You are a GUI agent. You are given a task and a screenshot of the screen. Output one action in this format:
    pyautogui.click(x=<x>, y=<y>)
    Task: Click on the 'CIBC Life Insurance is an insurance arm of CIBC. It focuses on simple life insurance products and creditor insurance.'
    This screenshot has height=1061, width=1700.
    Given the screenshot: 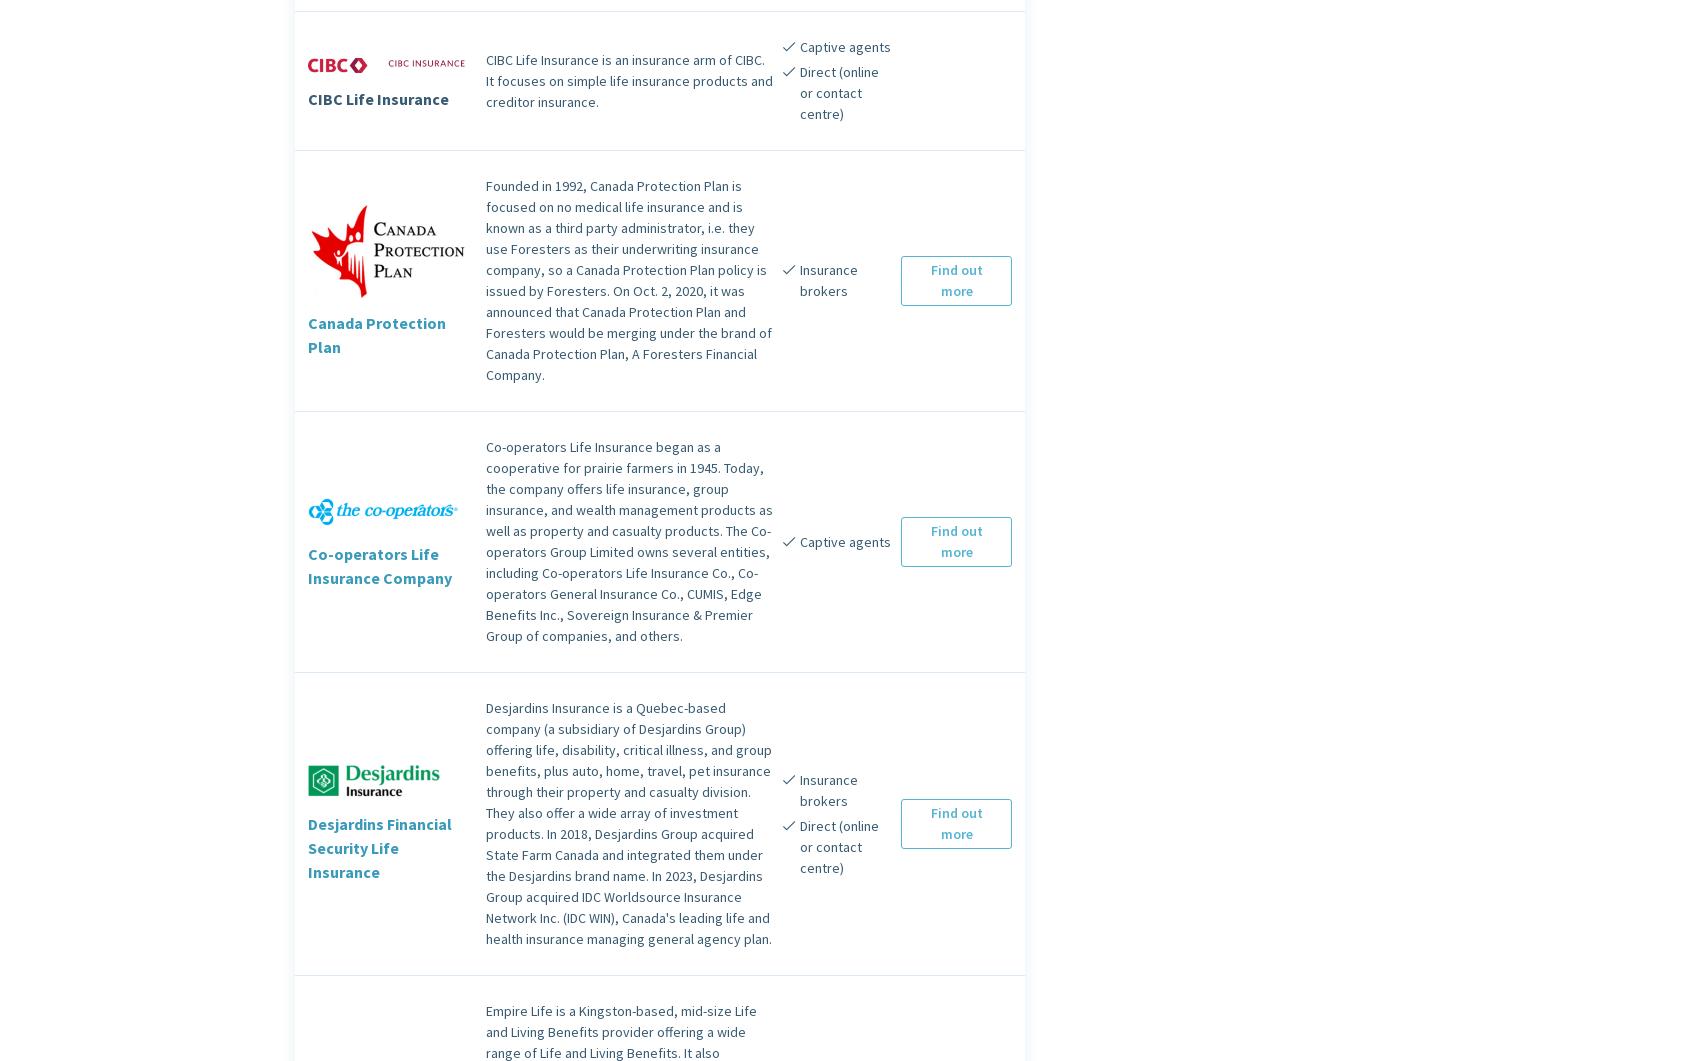 What is the action you would take?
    pyautogui.click(x=628, y=79)
    